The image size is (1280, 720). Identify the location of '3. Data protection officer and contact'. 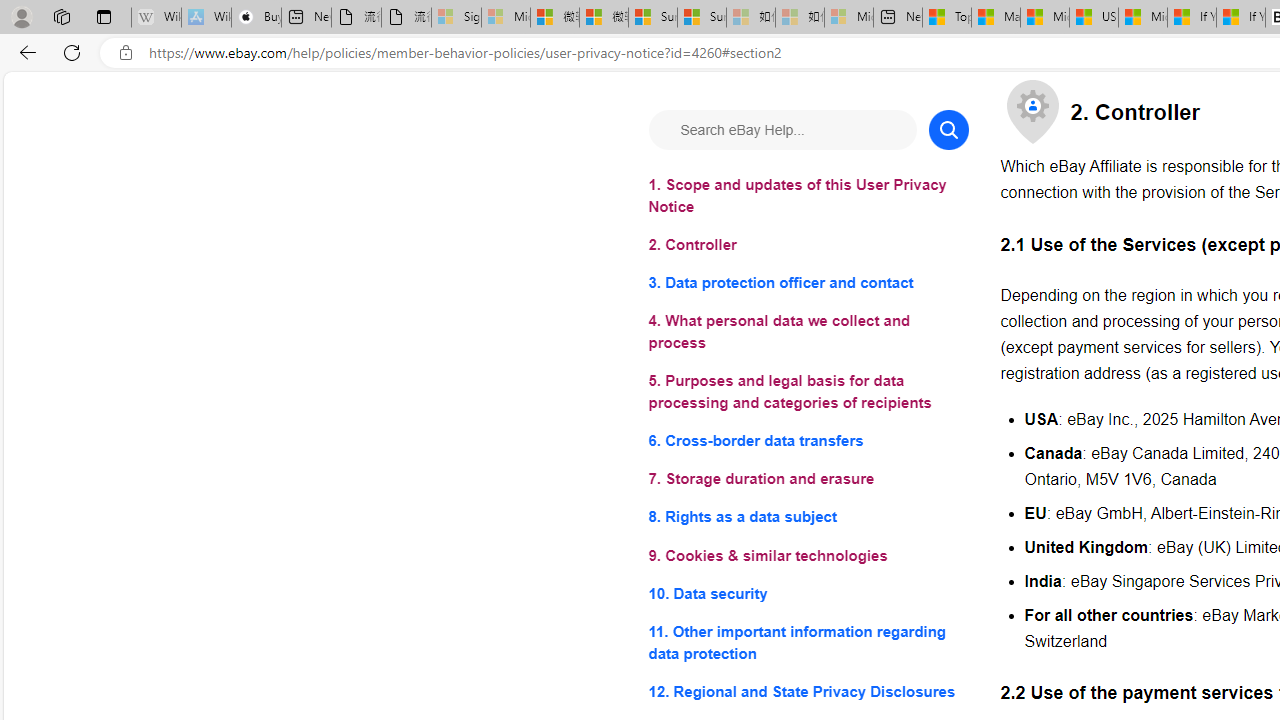
(808, 283).